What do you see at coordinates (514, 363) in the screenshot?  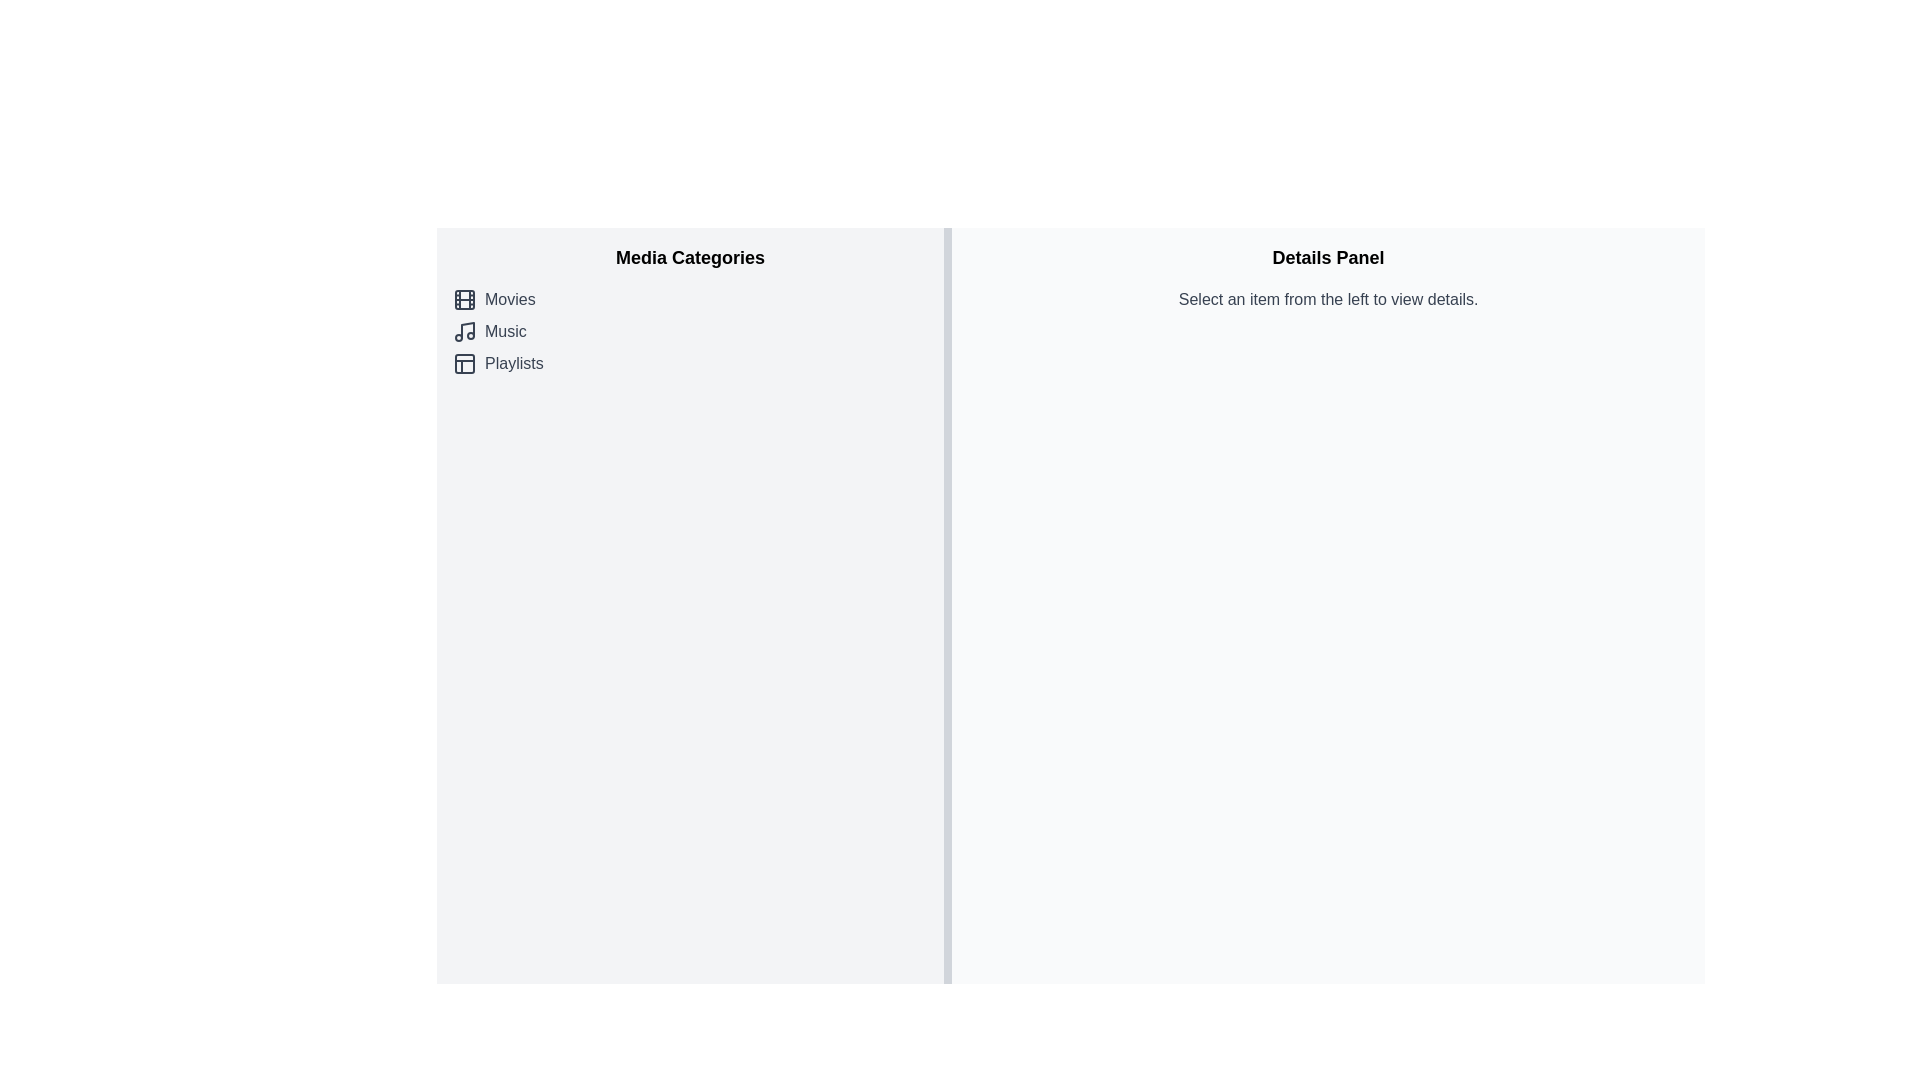 I see `text content of the 'Playlists' label, which is the last item in the vertical list under the 'Media Categories' section, positioned below 'Music'` at bounding box center [514, 363].